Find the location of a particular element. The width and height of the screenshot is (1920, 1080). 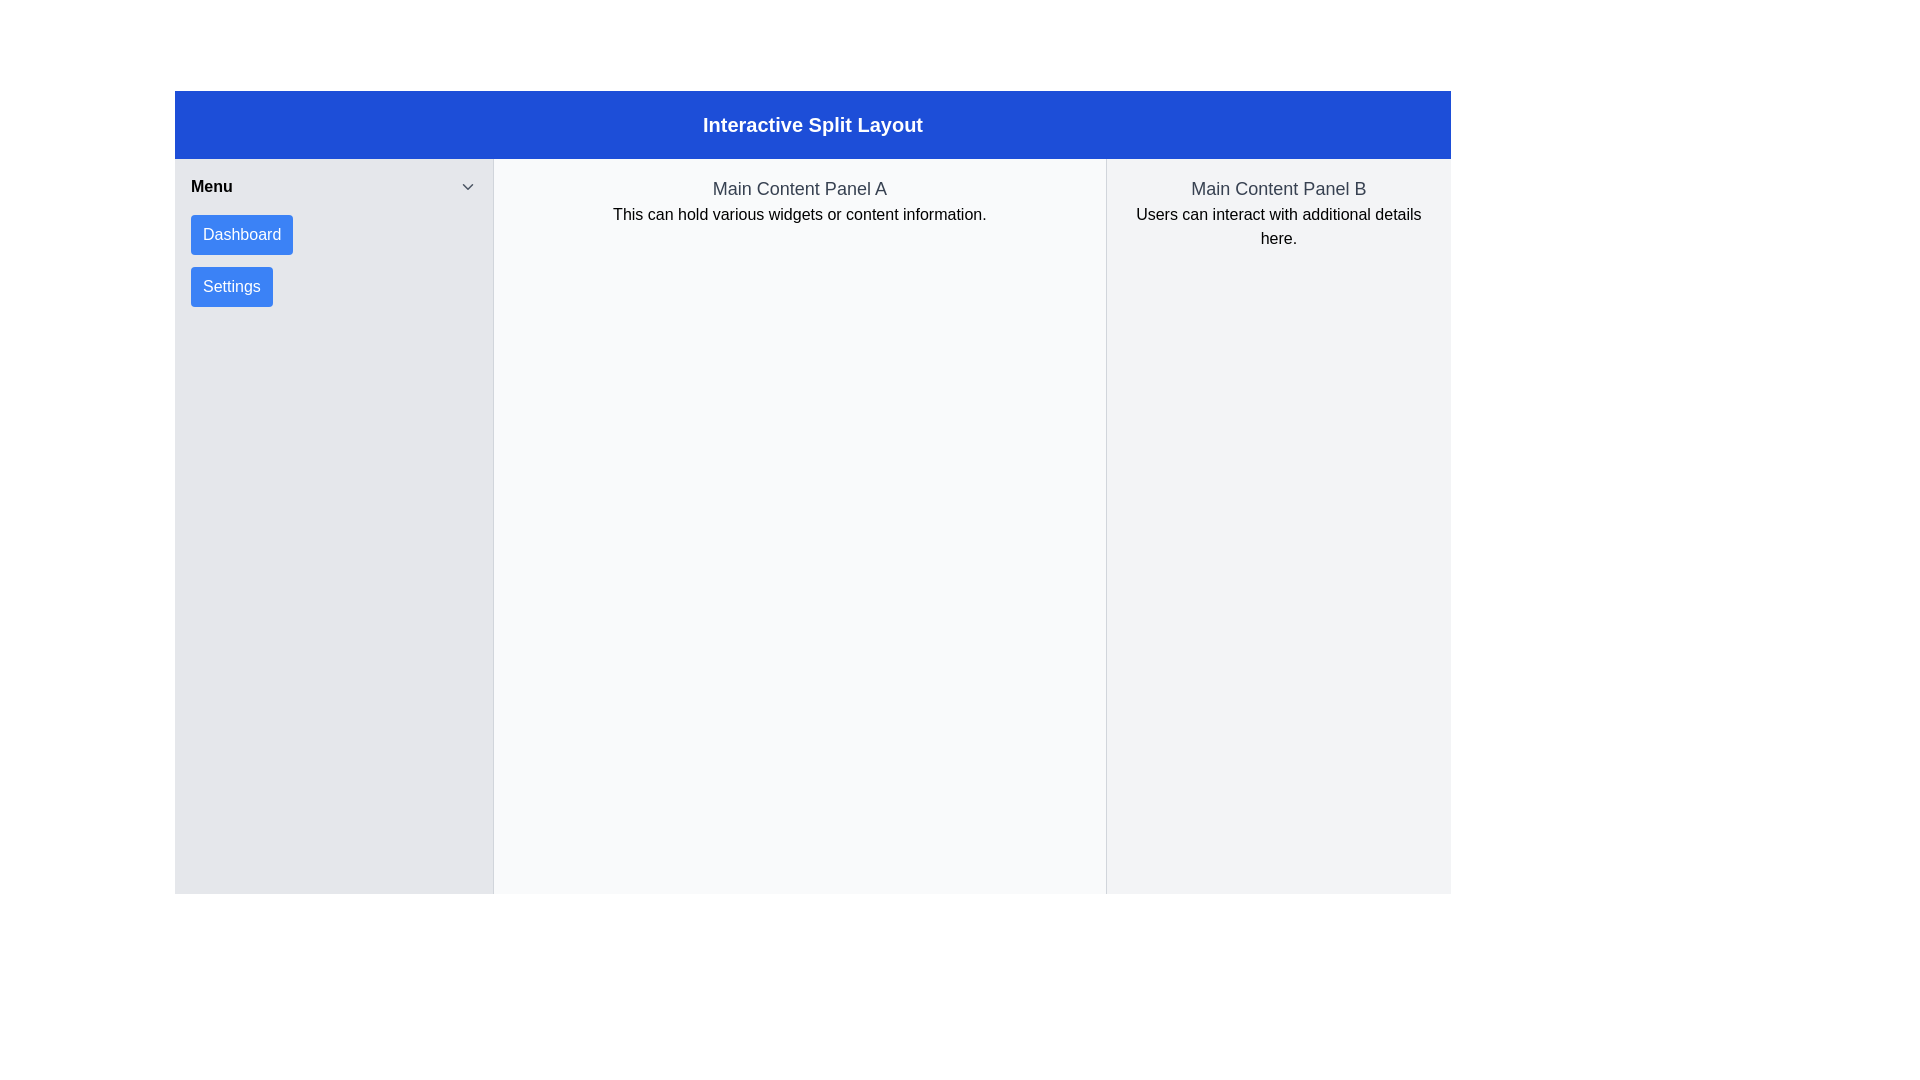

the static text block that contains the descriptive text 'This can hold various widgets or content information.' located below the header 'Main Content Panel A' in the left content section is located at coordinates (798, 215).